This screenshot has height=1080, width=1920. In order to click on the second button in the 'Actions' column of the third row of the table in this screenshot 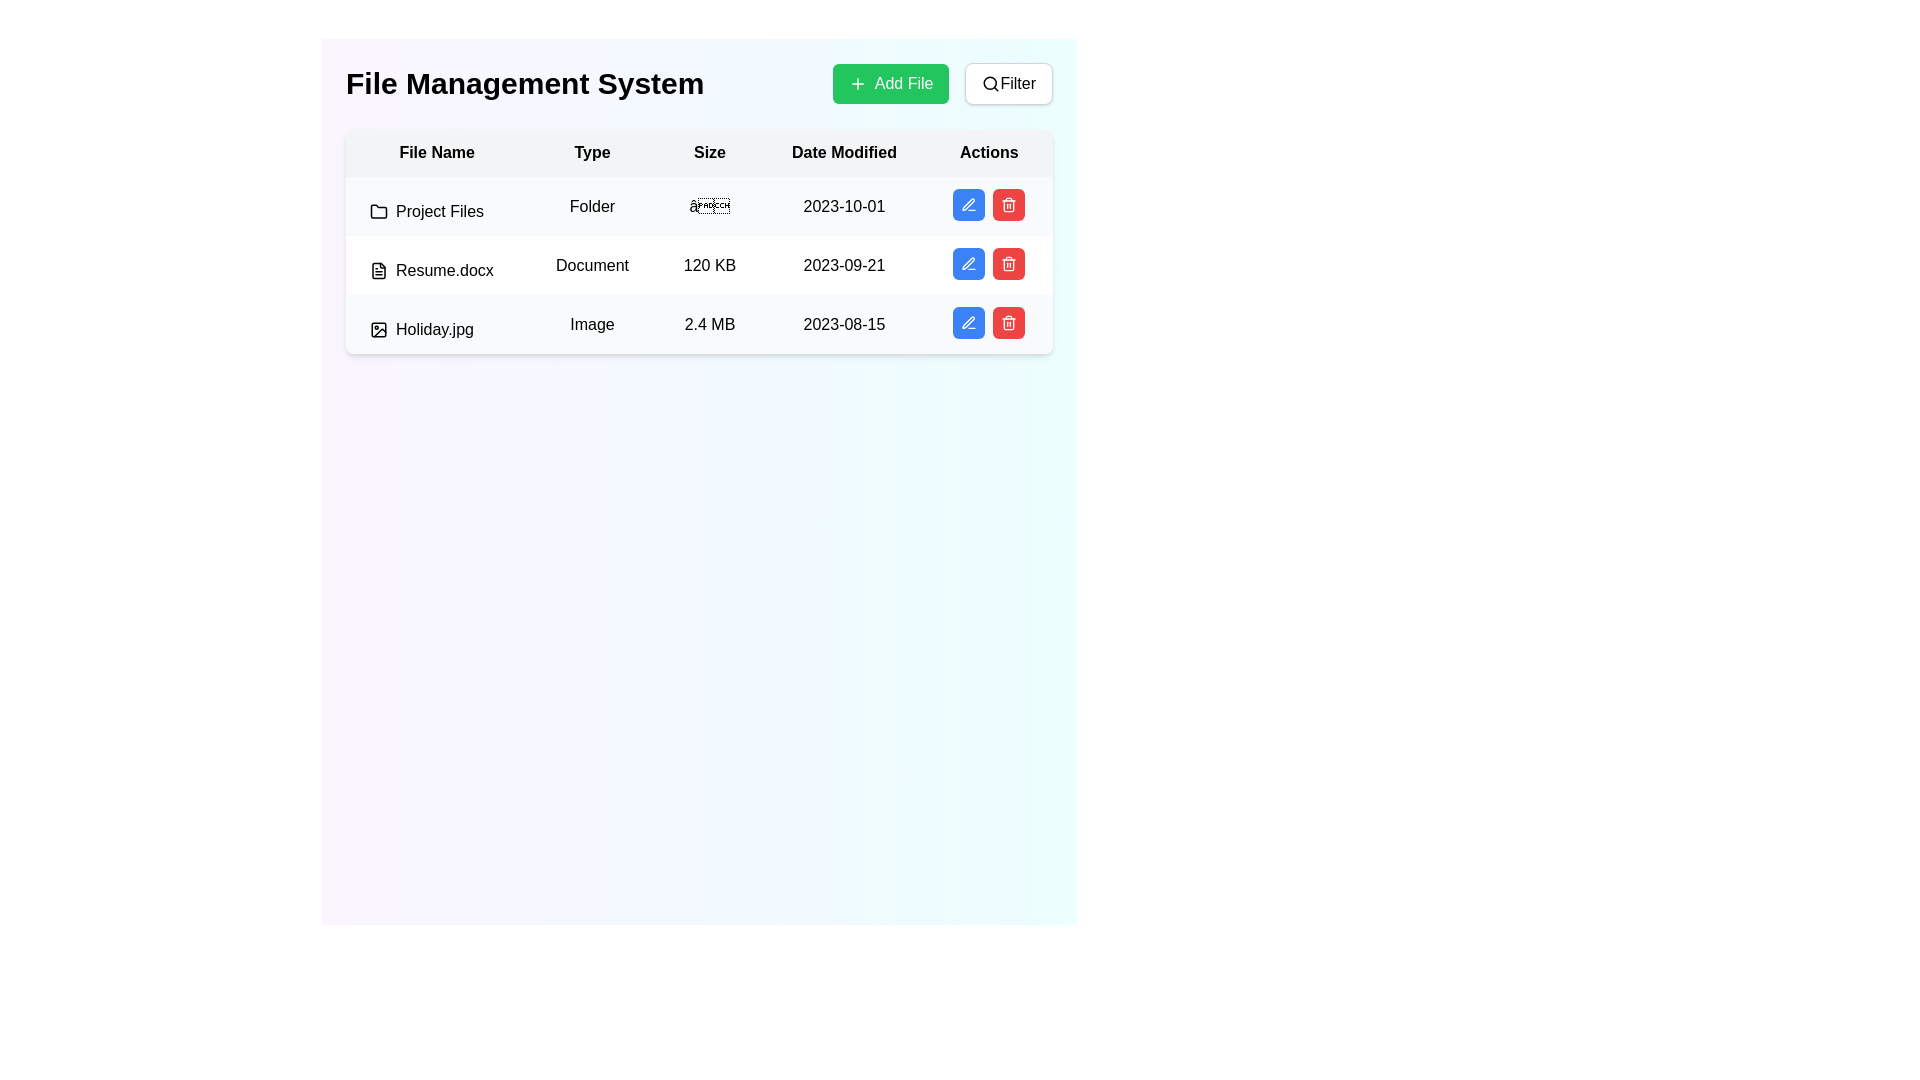, I will do `click(1009, 204)`.